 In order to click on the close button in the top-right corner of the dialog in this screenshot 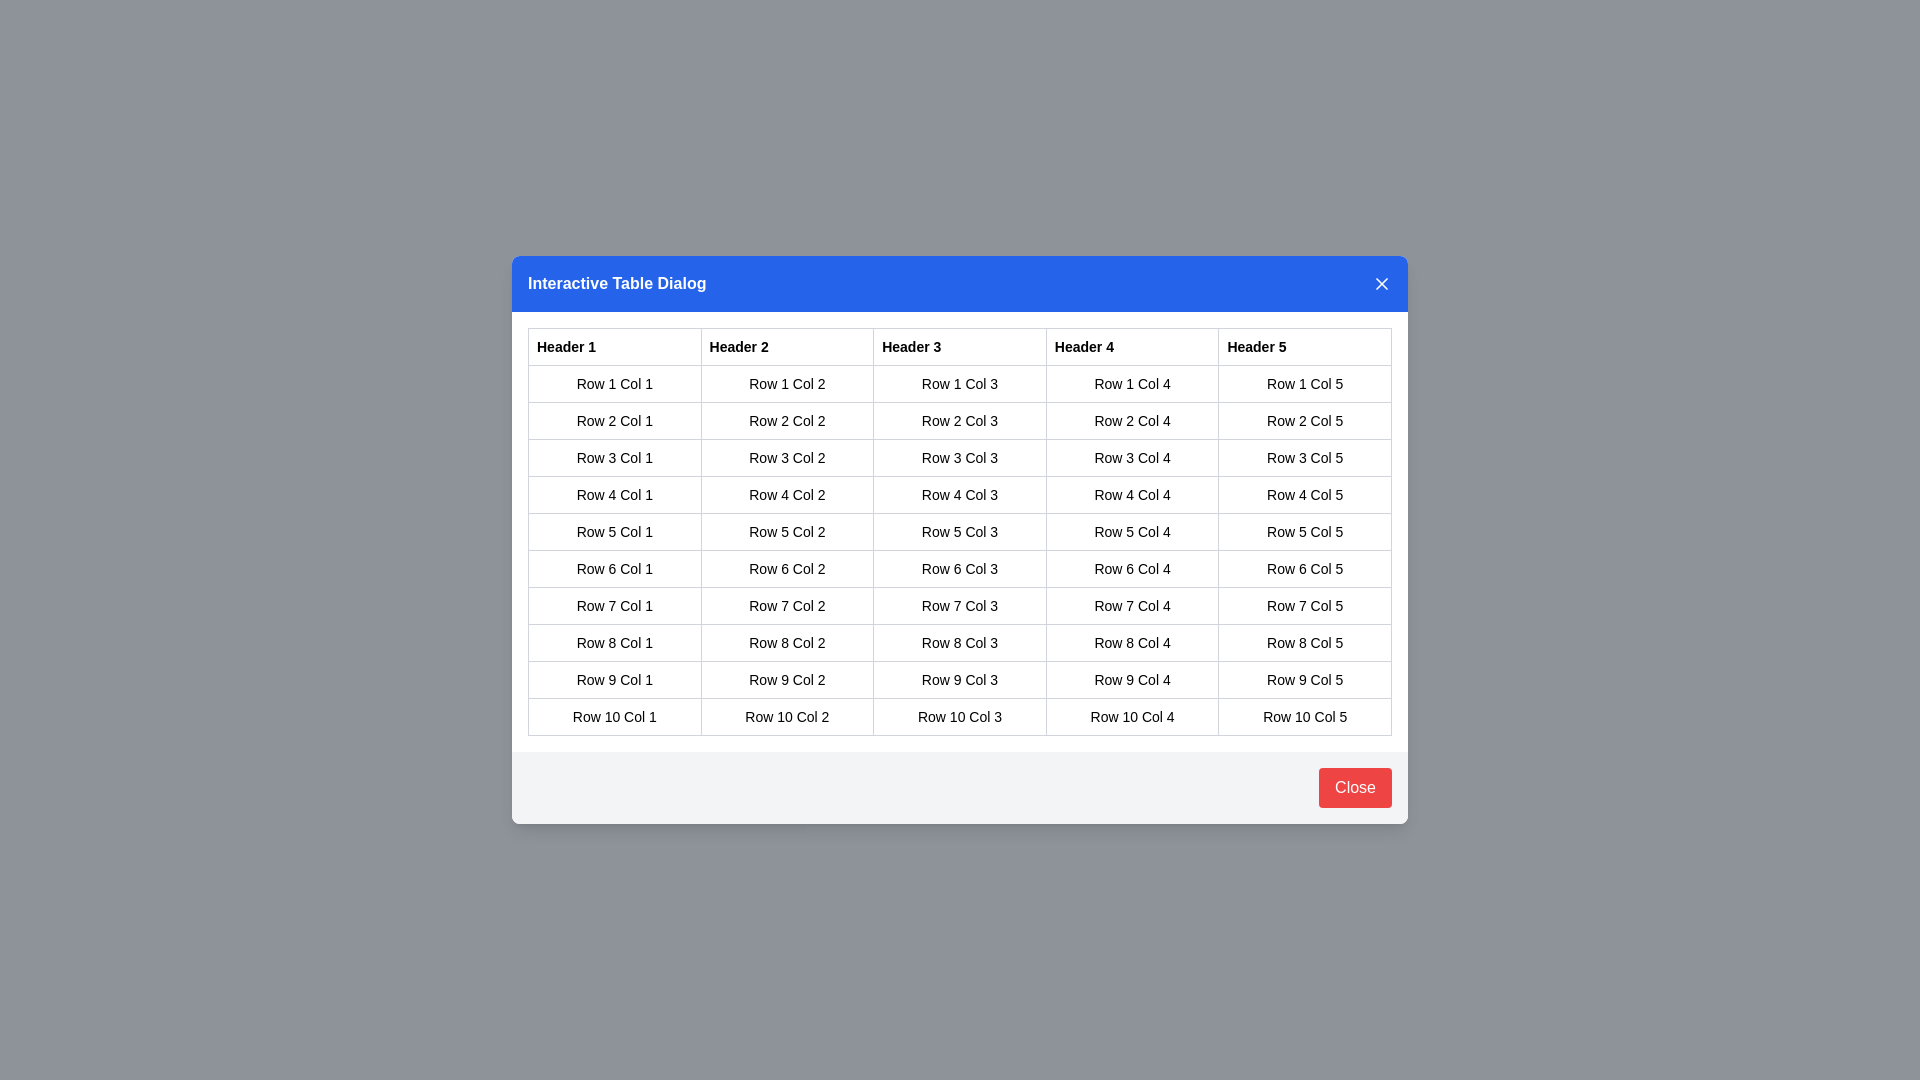, I will do `click(1381, 284)`.